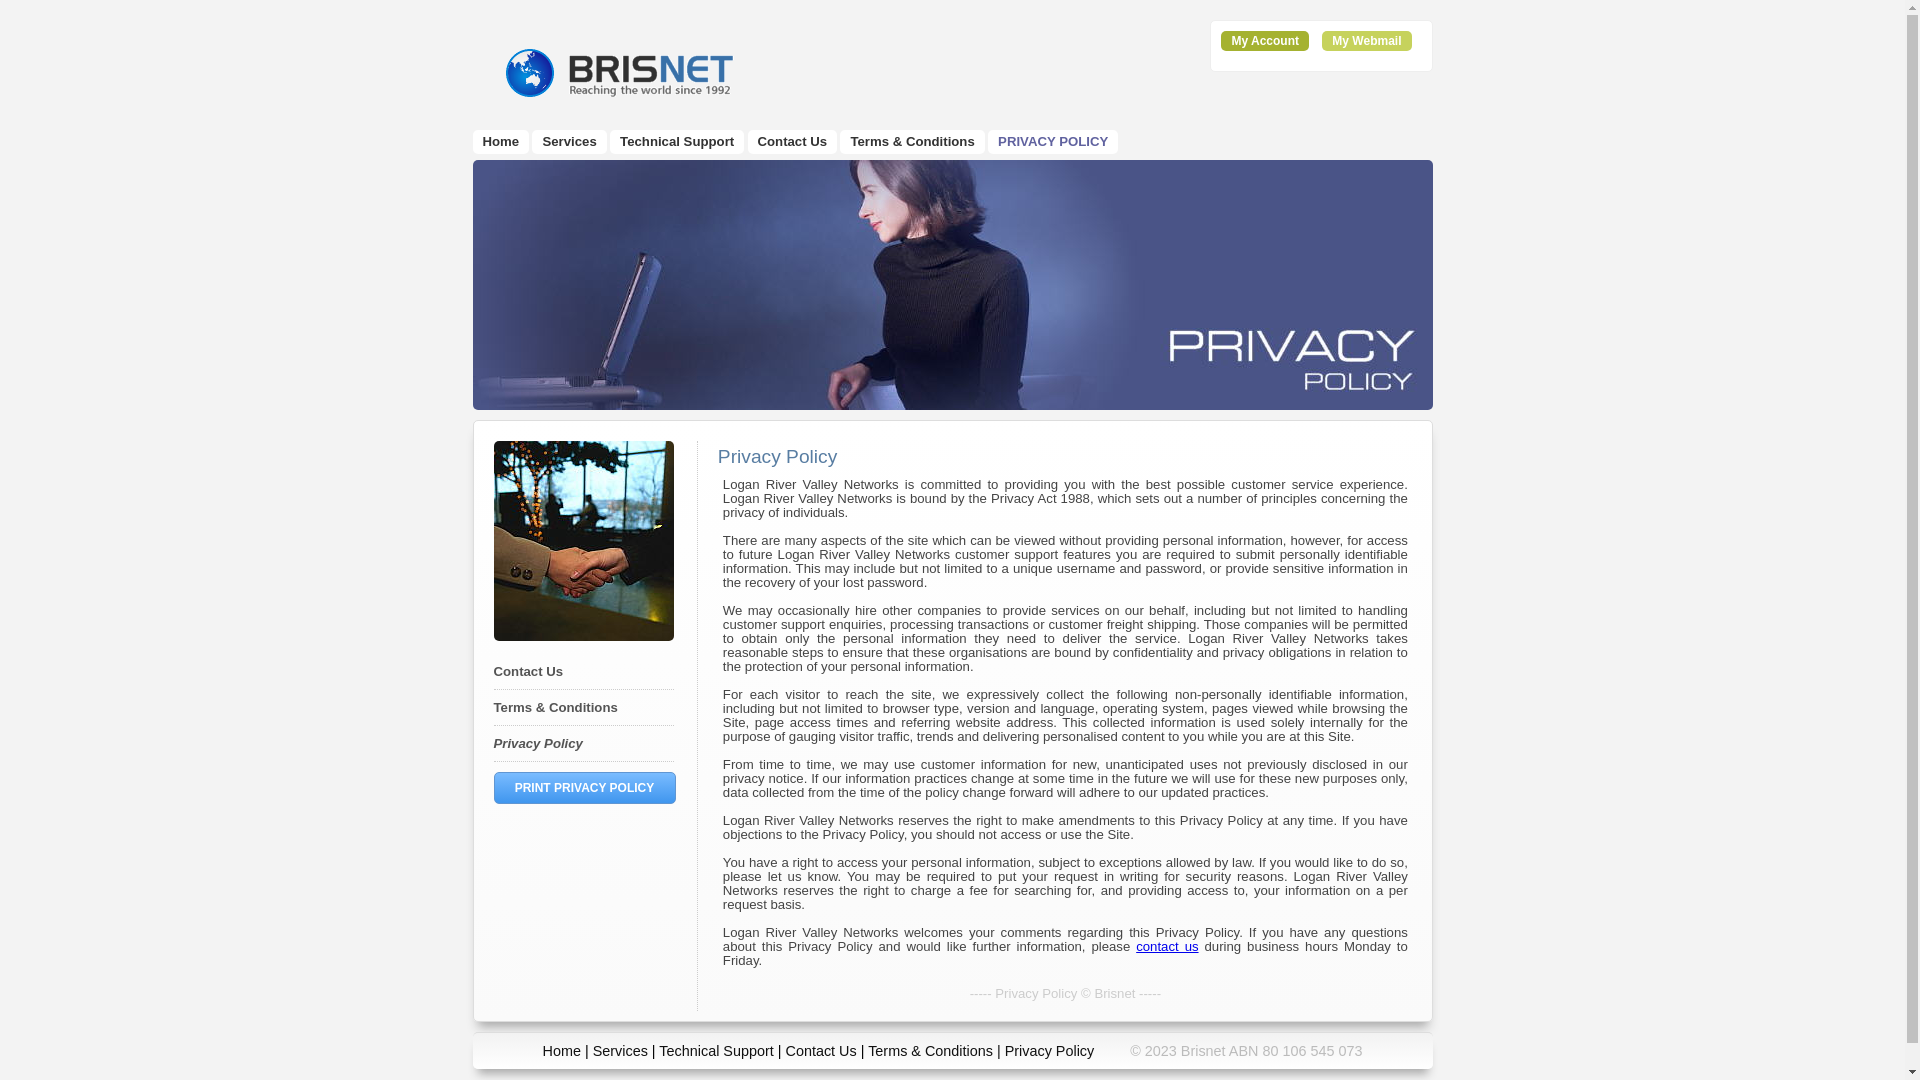 This screenshot has height=1080, width=1920. Describe the element at coordinates (676, 140) in the screenshot. I see `'Technical Support'` at that location.